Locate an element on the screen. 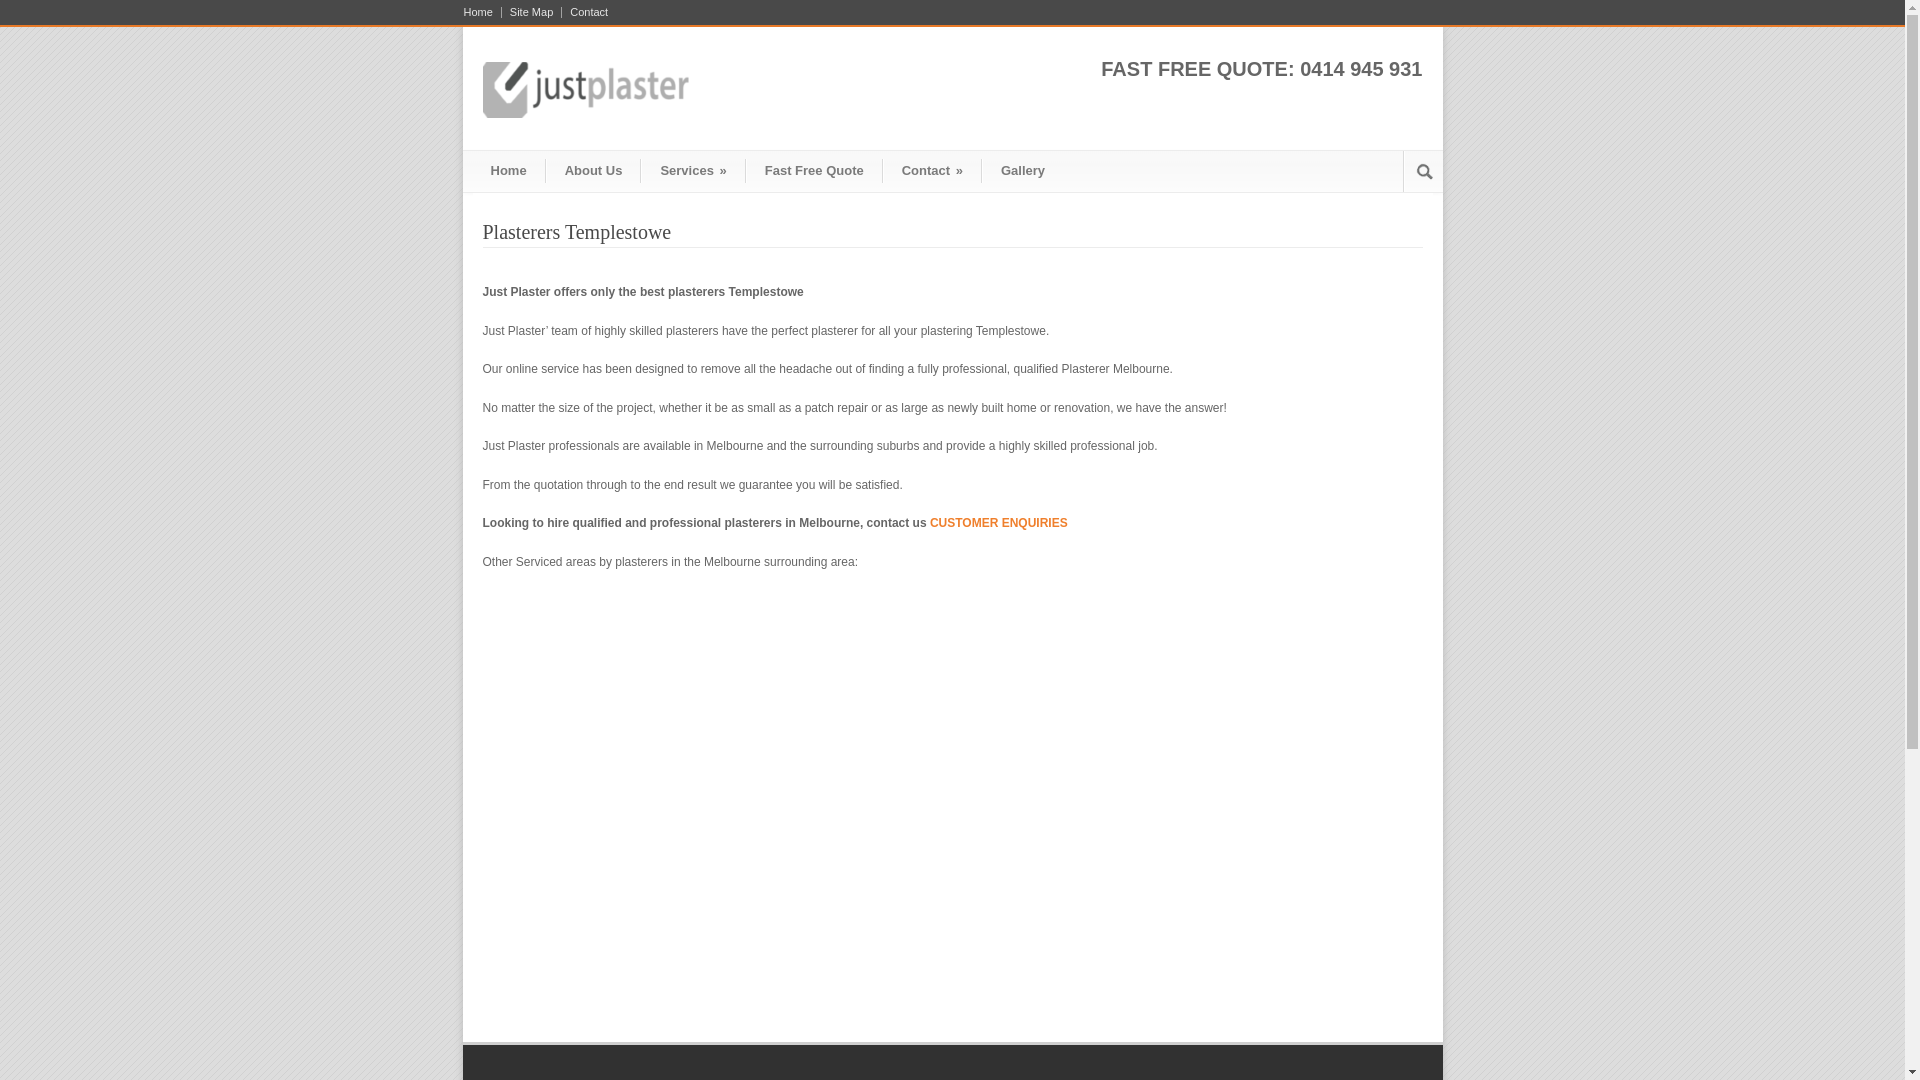  'Site Map' is located at coordinates (532, 12).